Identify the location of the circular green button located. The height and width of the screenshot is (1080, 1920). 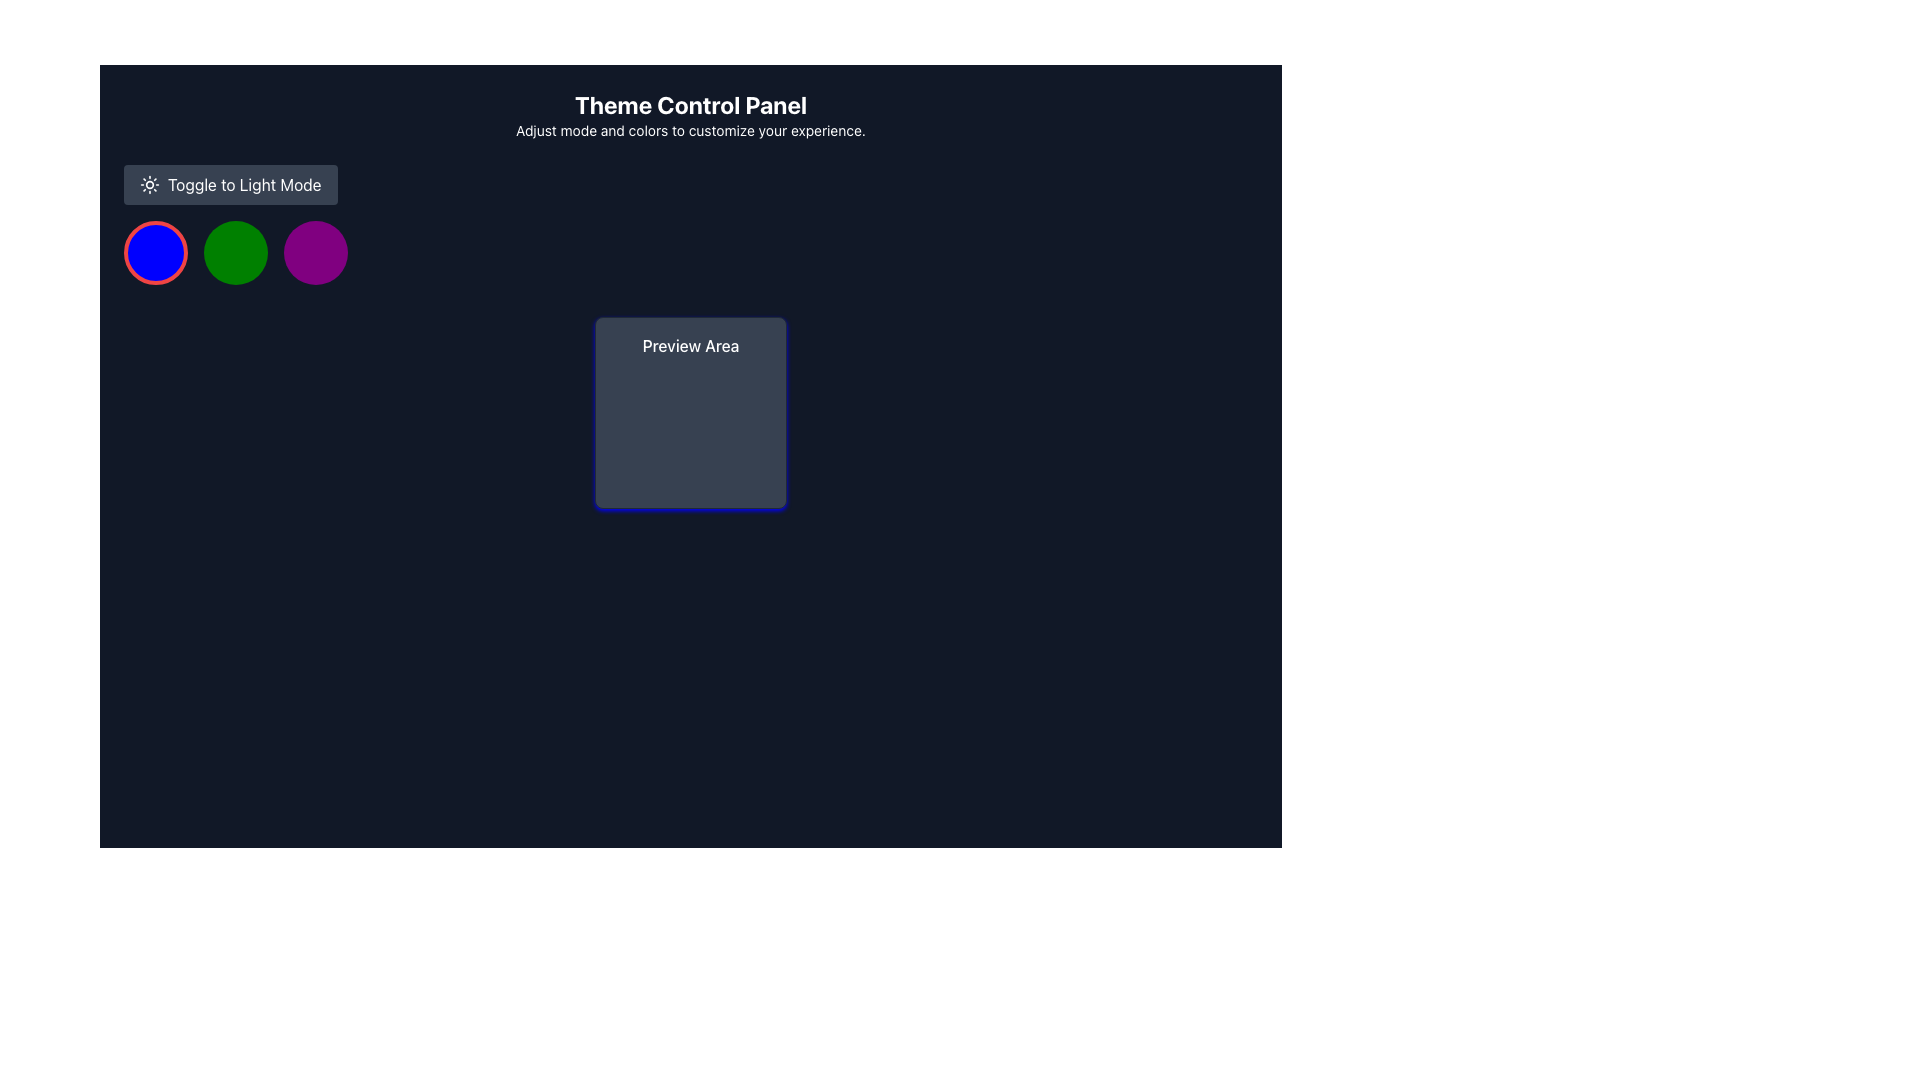
(235, 252).